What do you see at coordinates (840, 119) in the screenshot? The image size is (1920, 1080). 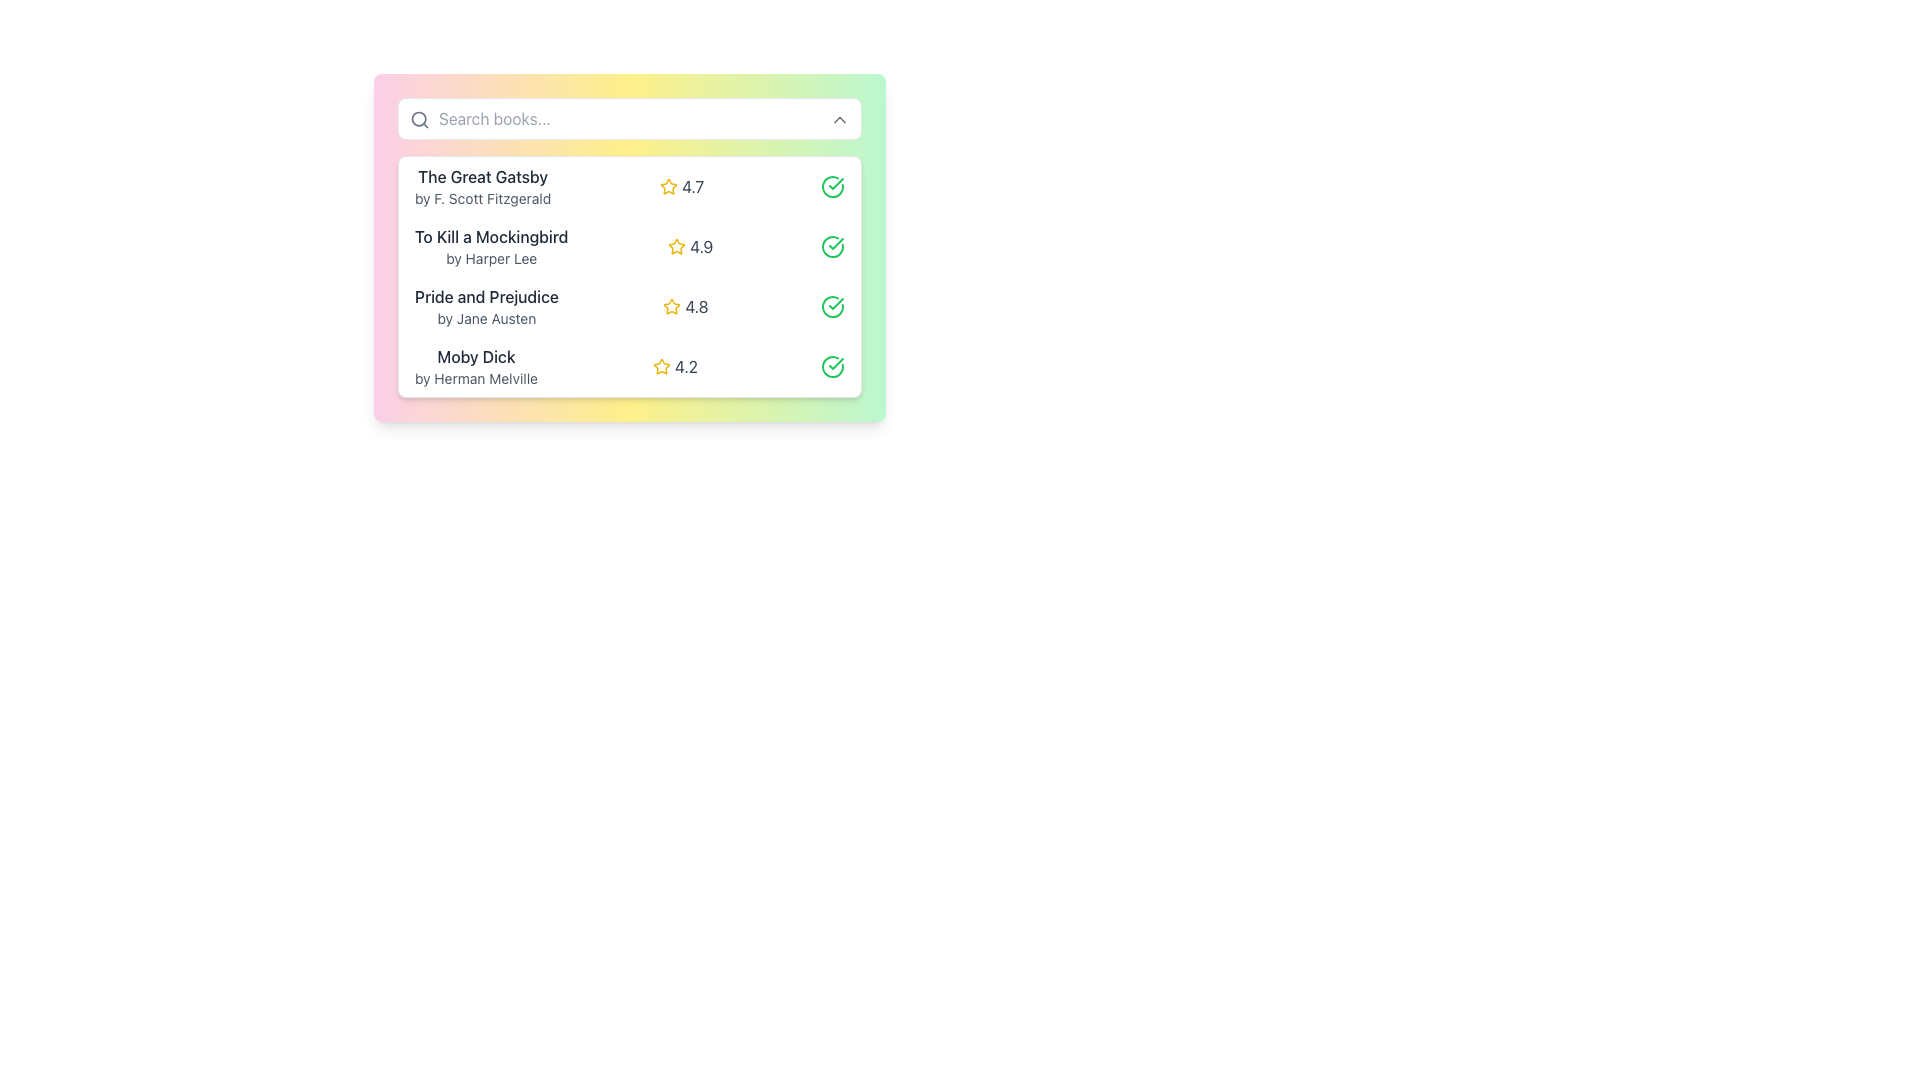 I see `the collapsible indicator icon at the right edge of the search bar` at bounding box center [840, 119].